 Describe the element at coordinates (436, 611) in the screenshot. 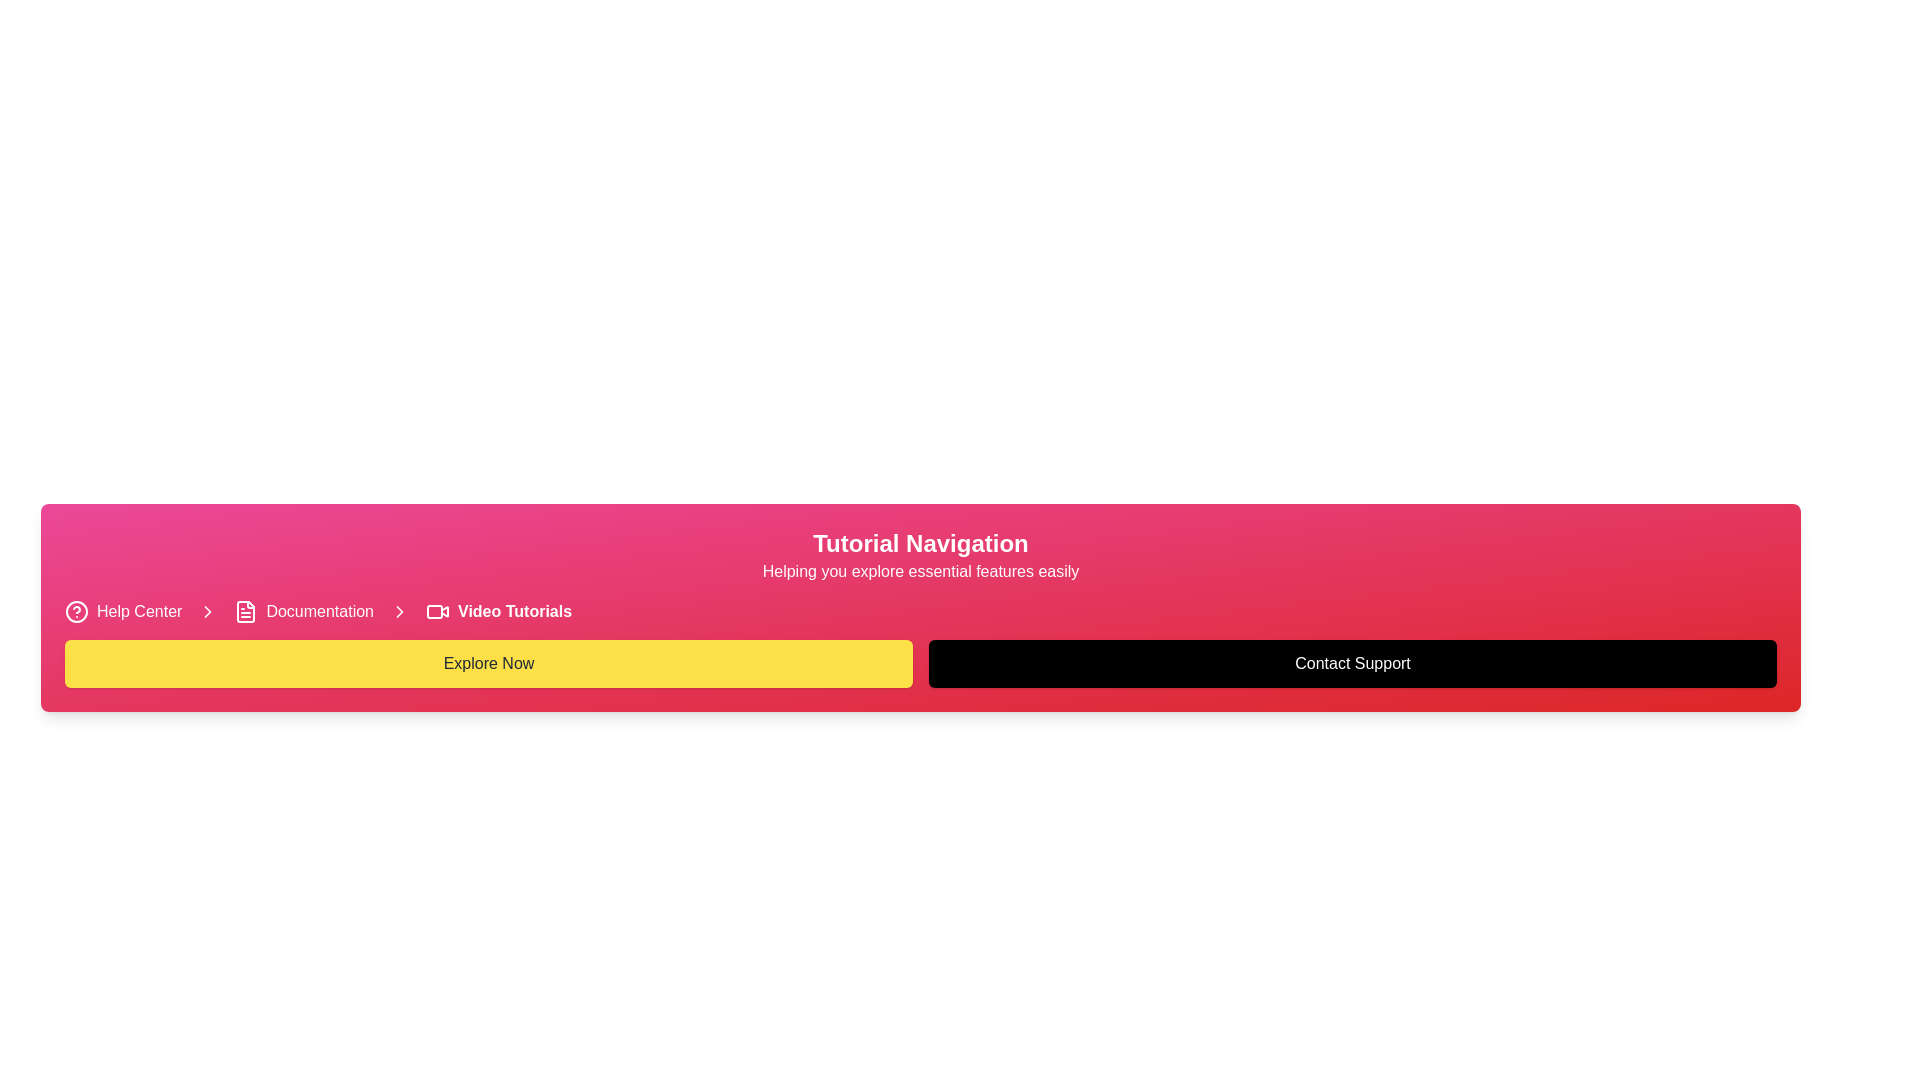

I see `the video icon, which features a rectangular outline with rounded corners and a triangular play symbol, located to the left of the 'Video Tutorials' text` at that location.